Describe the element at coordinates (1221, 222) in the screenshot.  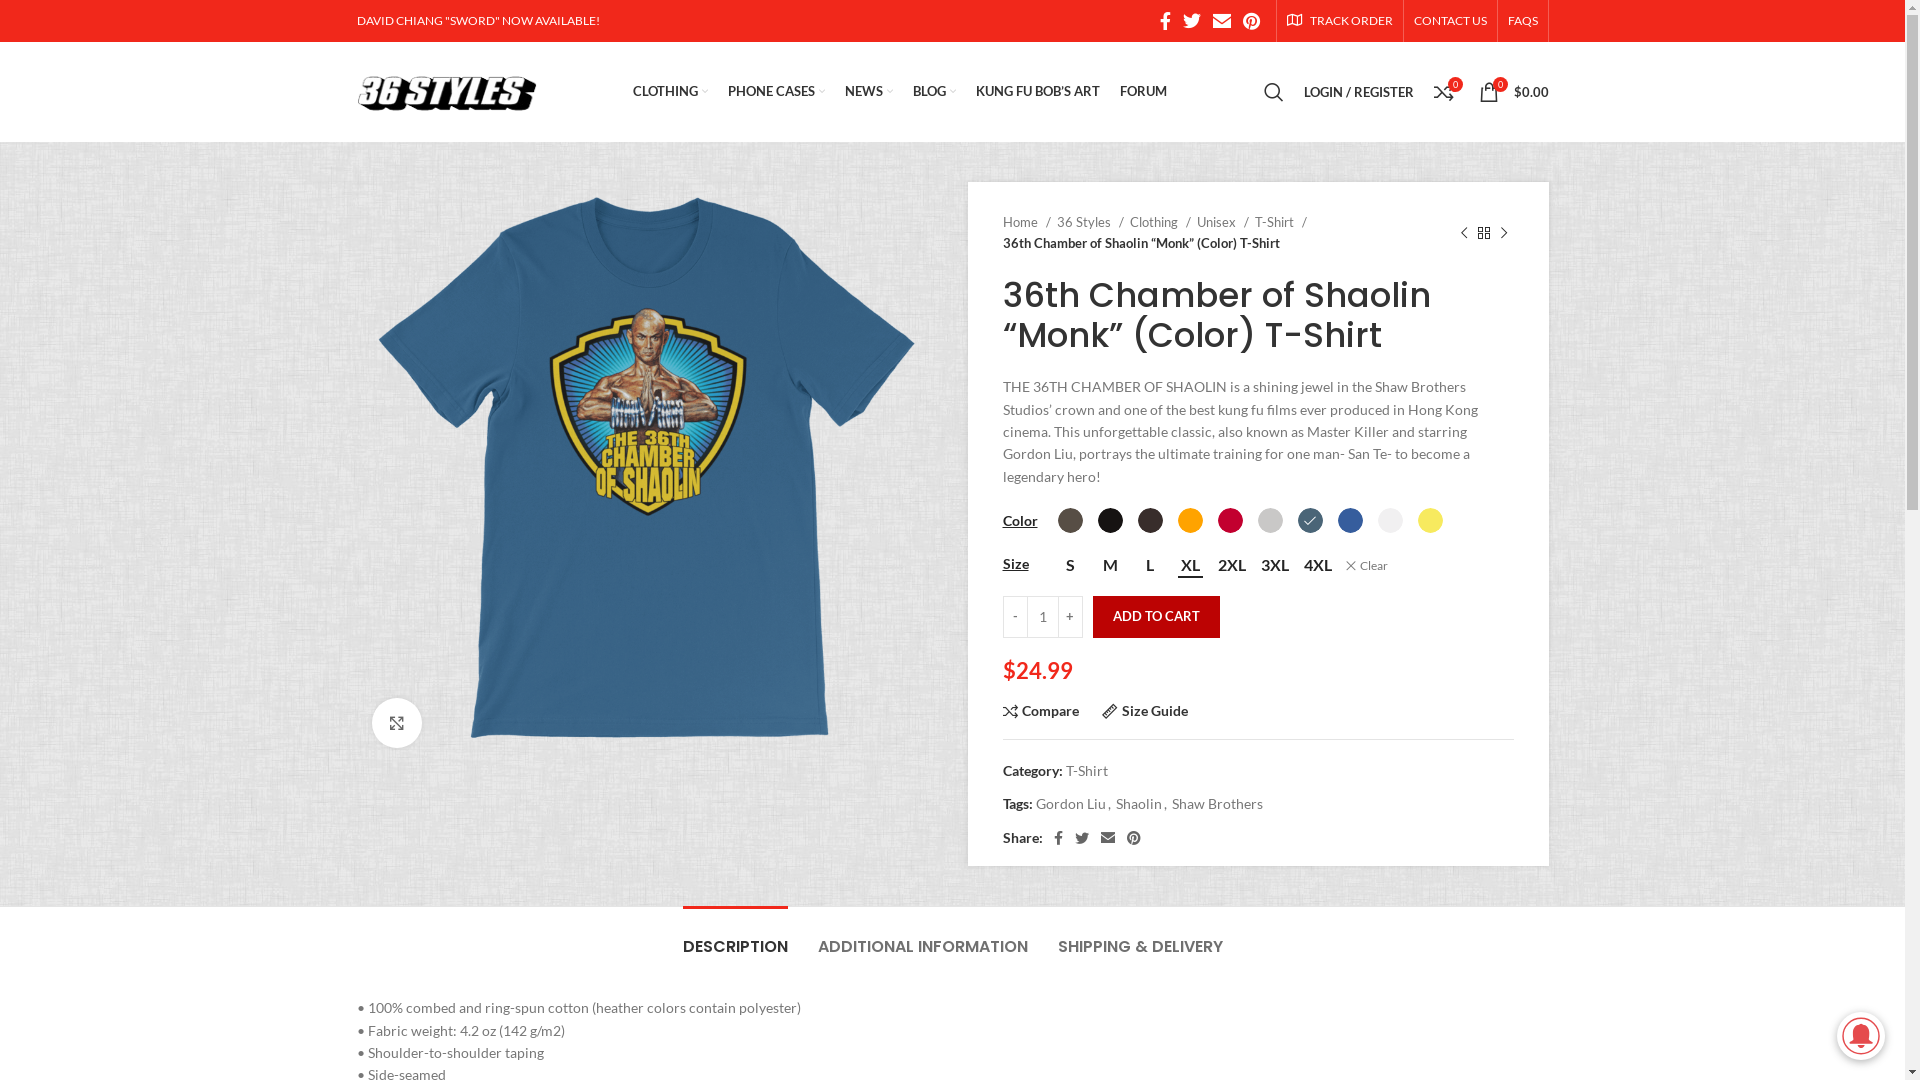
I see `'Unisex'` at that location.